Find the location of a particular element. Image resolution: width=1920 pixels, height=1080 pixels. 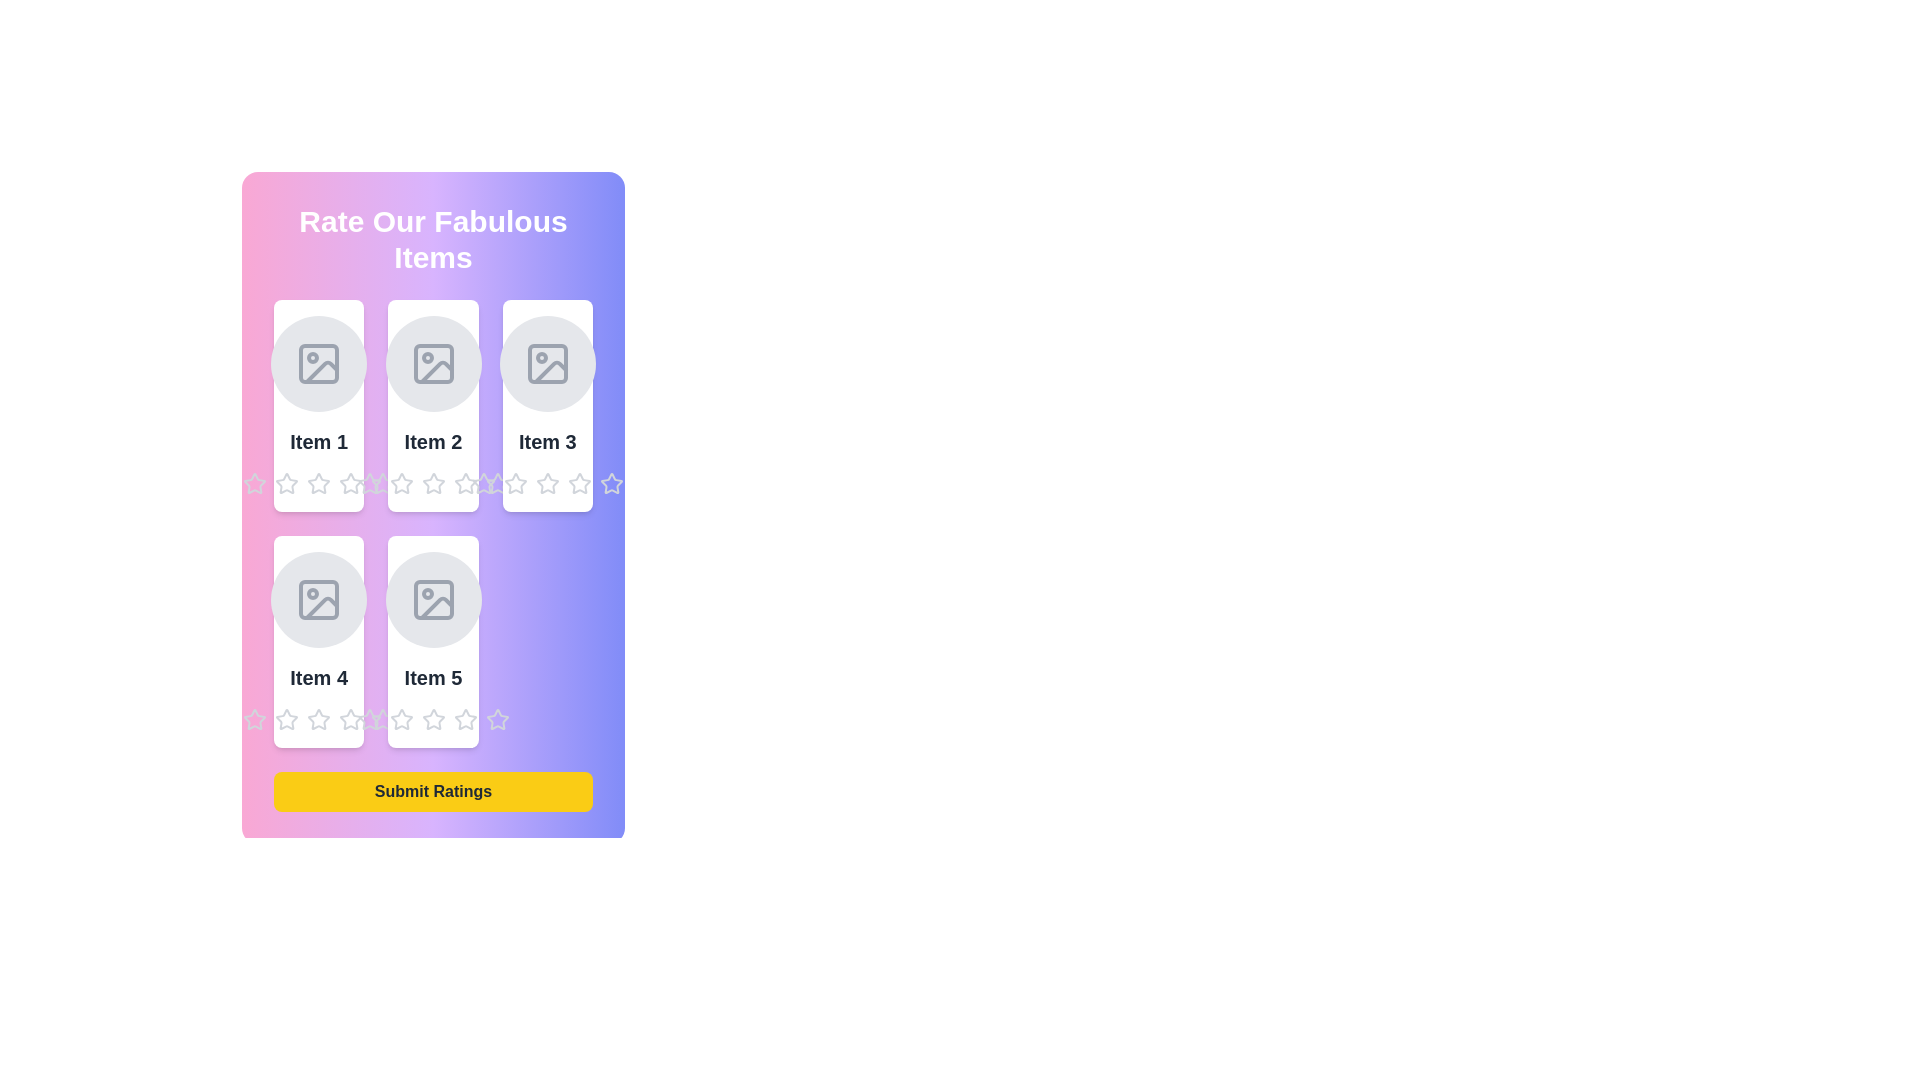

the image placeholder for Item 5 is located at coordinates (432, 599).